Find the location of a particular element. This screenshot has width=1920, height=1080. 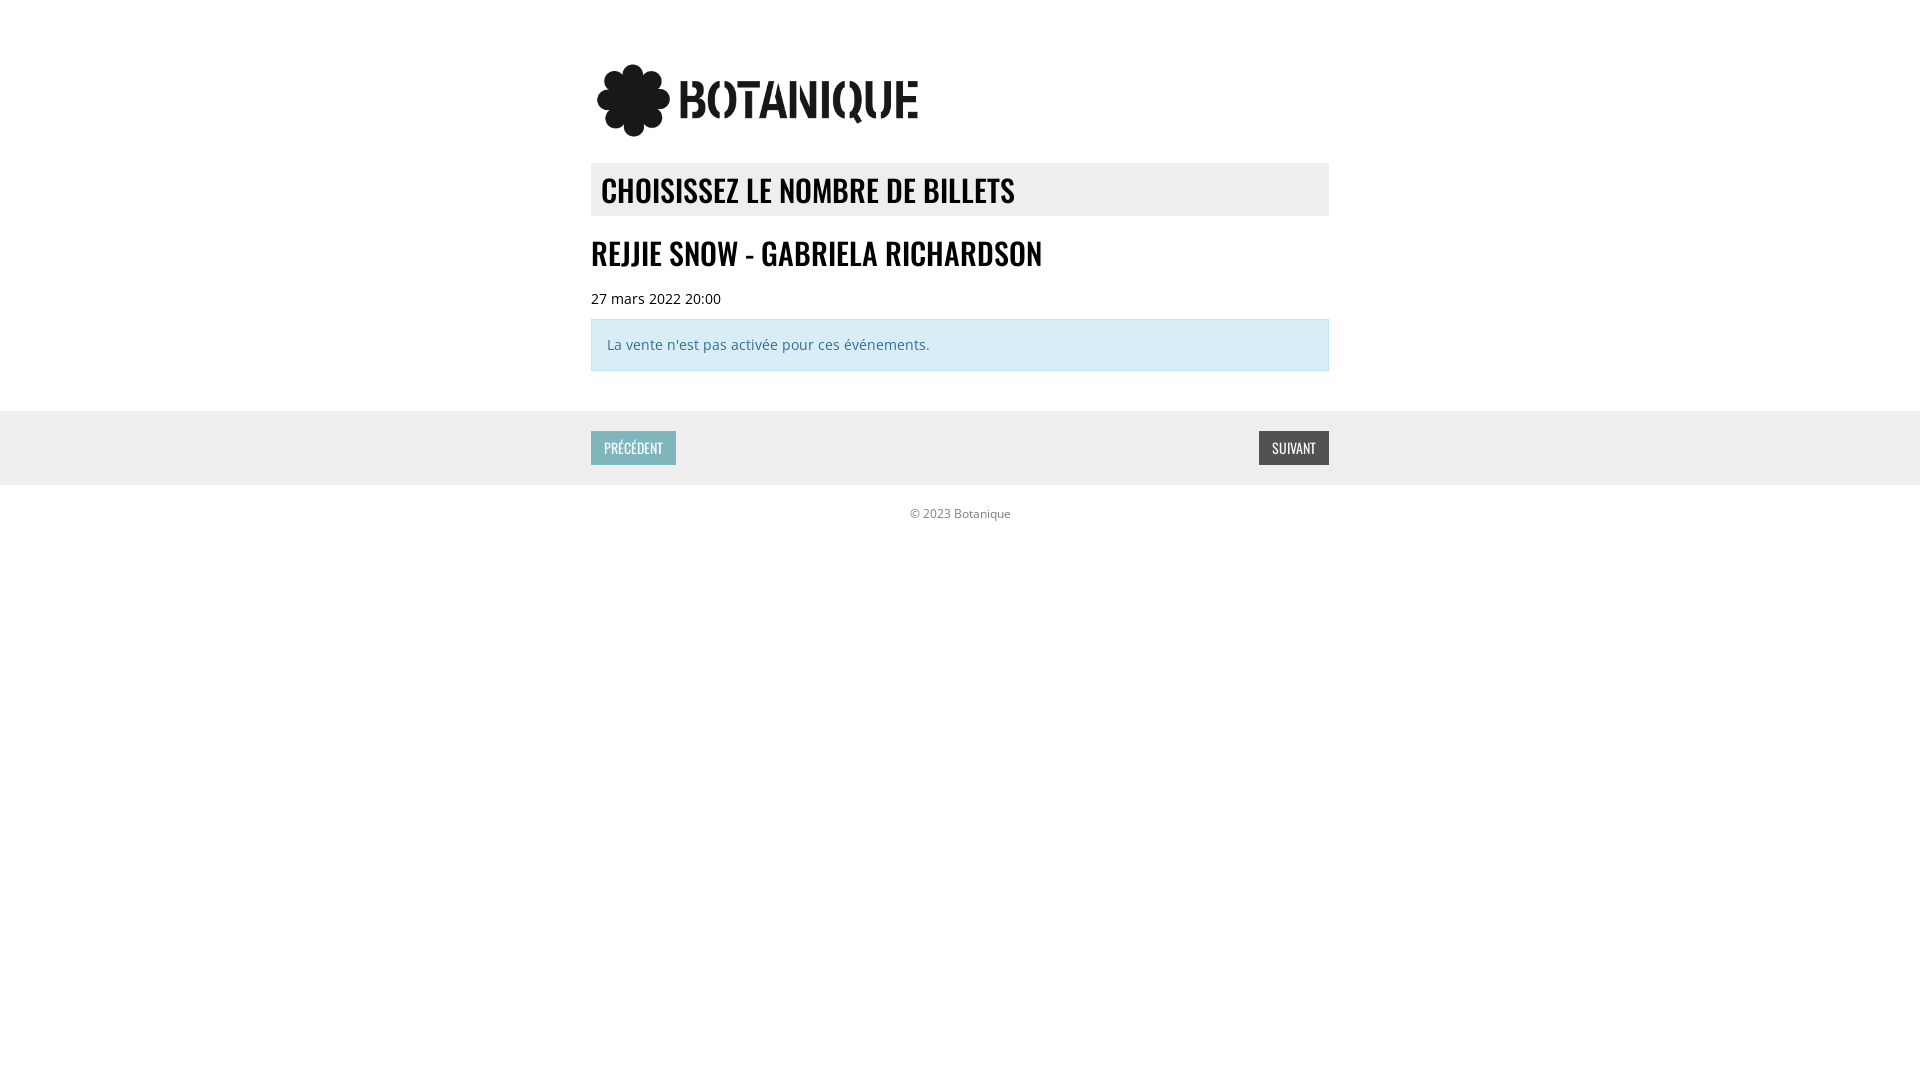

'SUIVANT' is located at coordinates (1294, 446).